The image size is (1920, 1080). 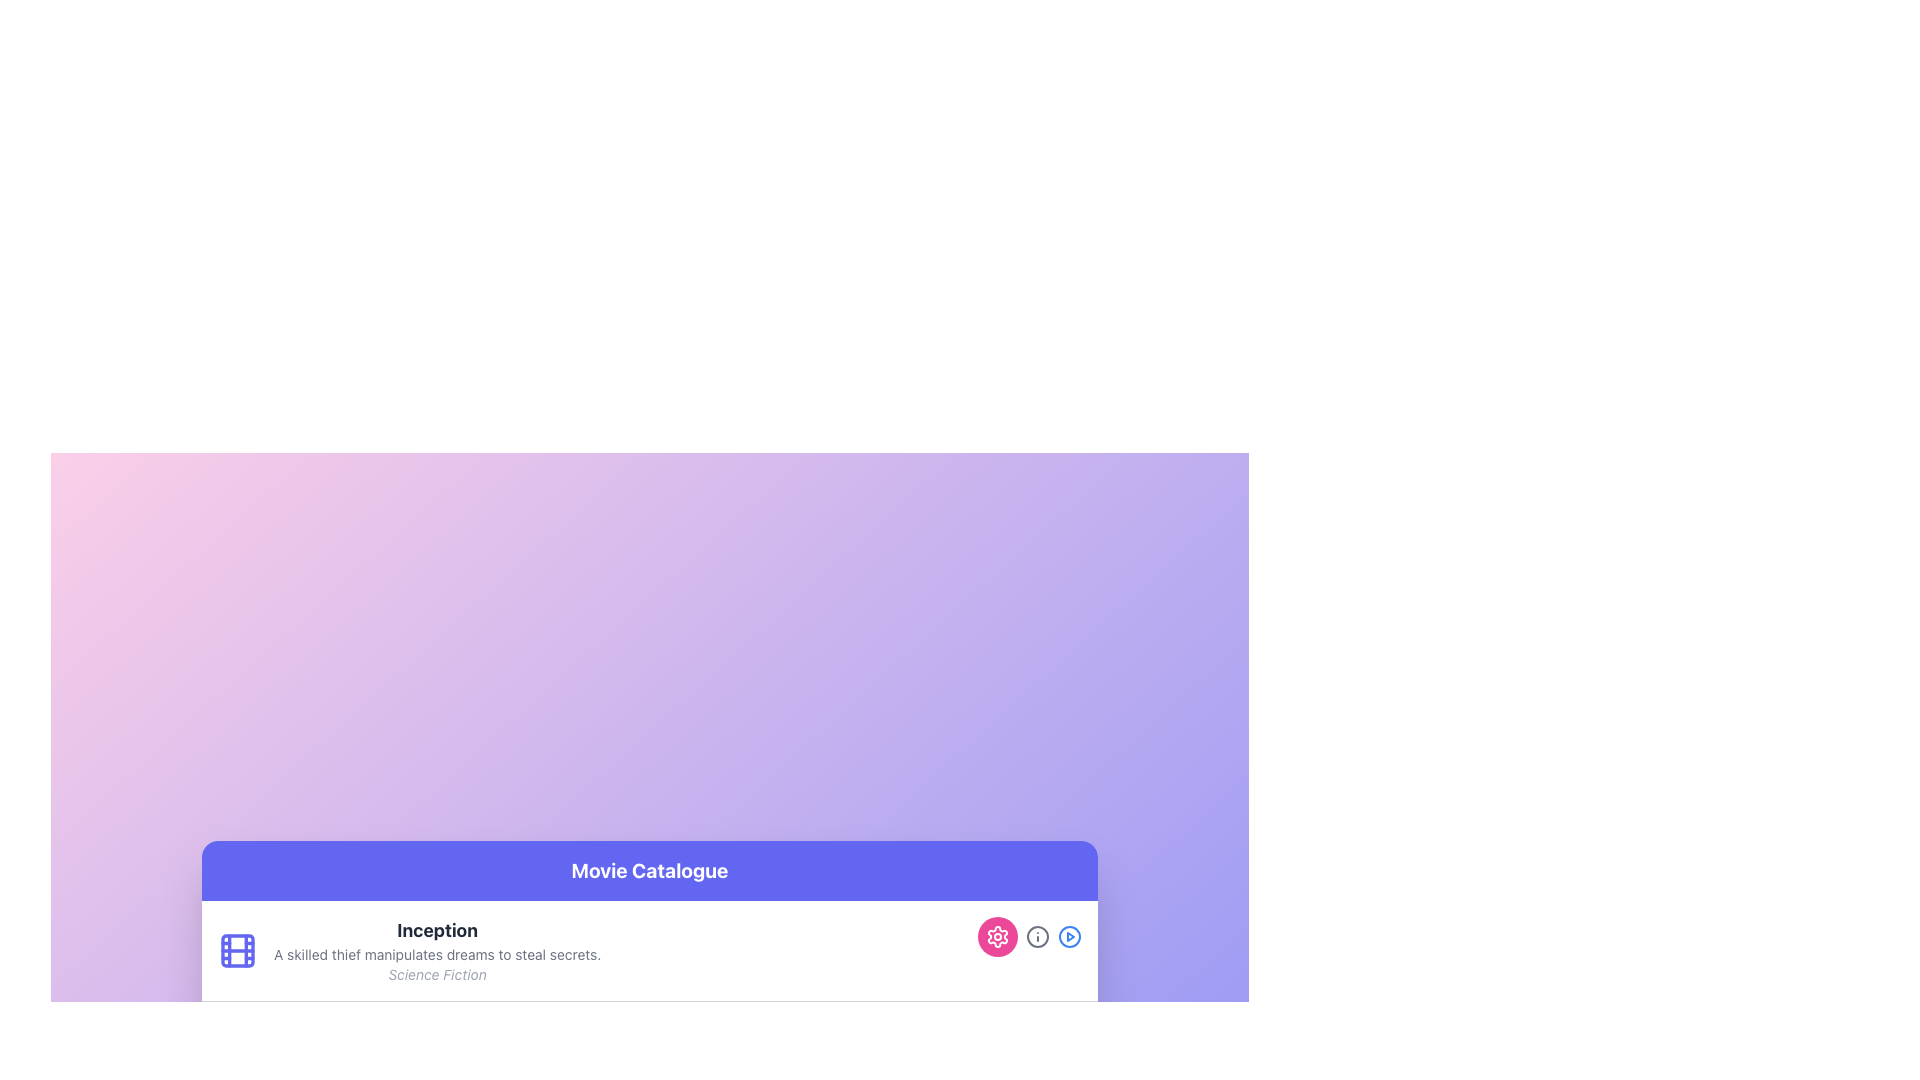 I want to click on the static text element that provides a synopsis of the movie 'Inception', positioned between the title and genre descriptor, so click(x=436, y=953).